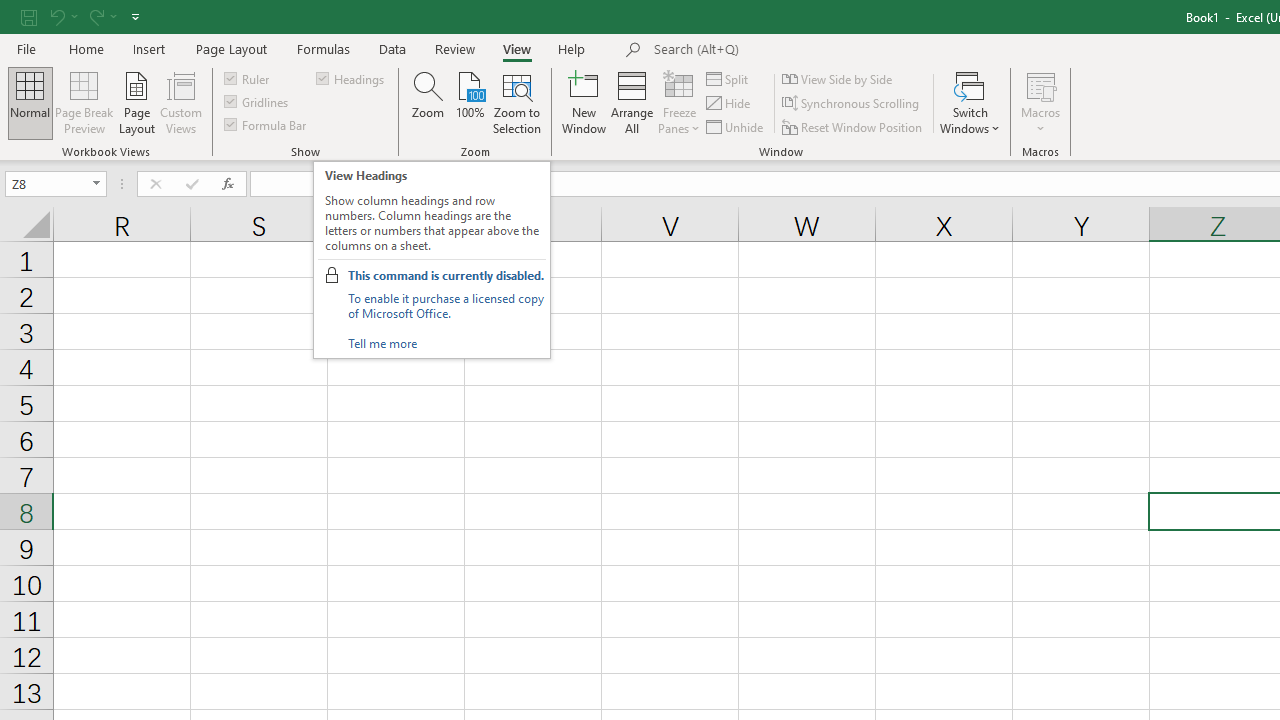  I want to click on 'Class: NetUIImage', so click(332, 275).